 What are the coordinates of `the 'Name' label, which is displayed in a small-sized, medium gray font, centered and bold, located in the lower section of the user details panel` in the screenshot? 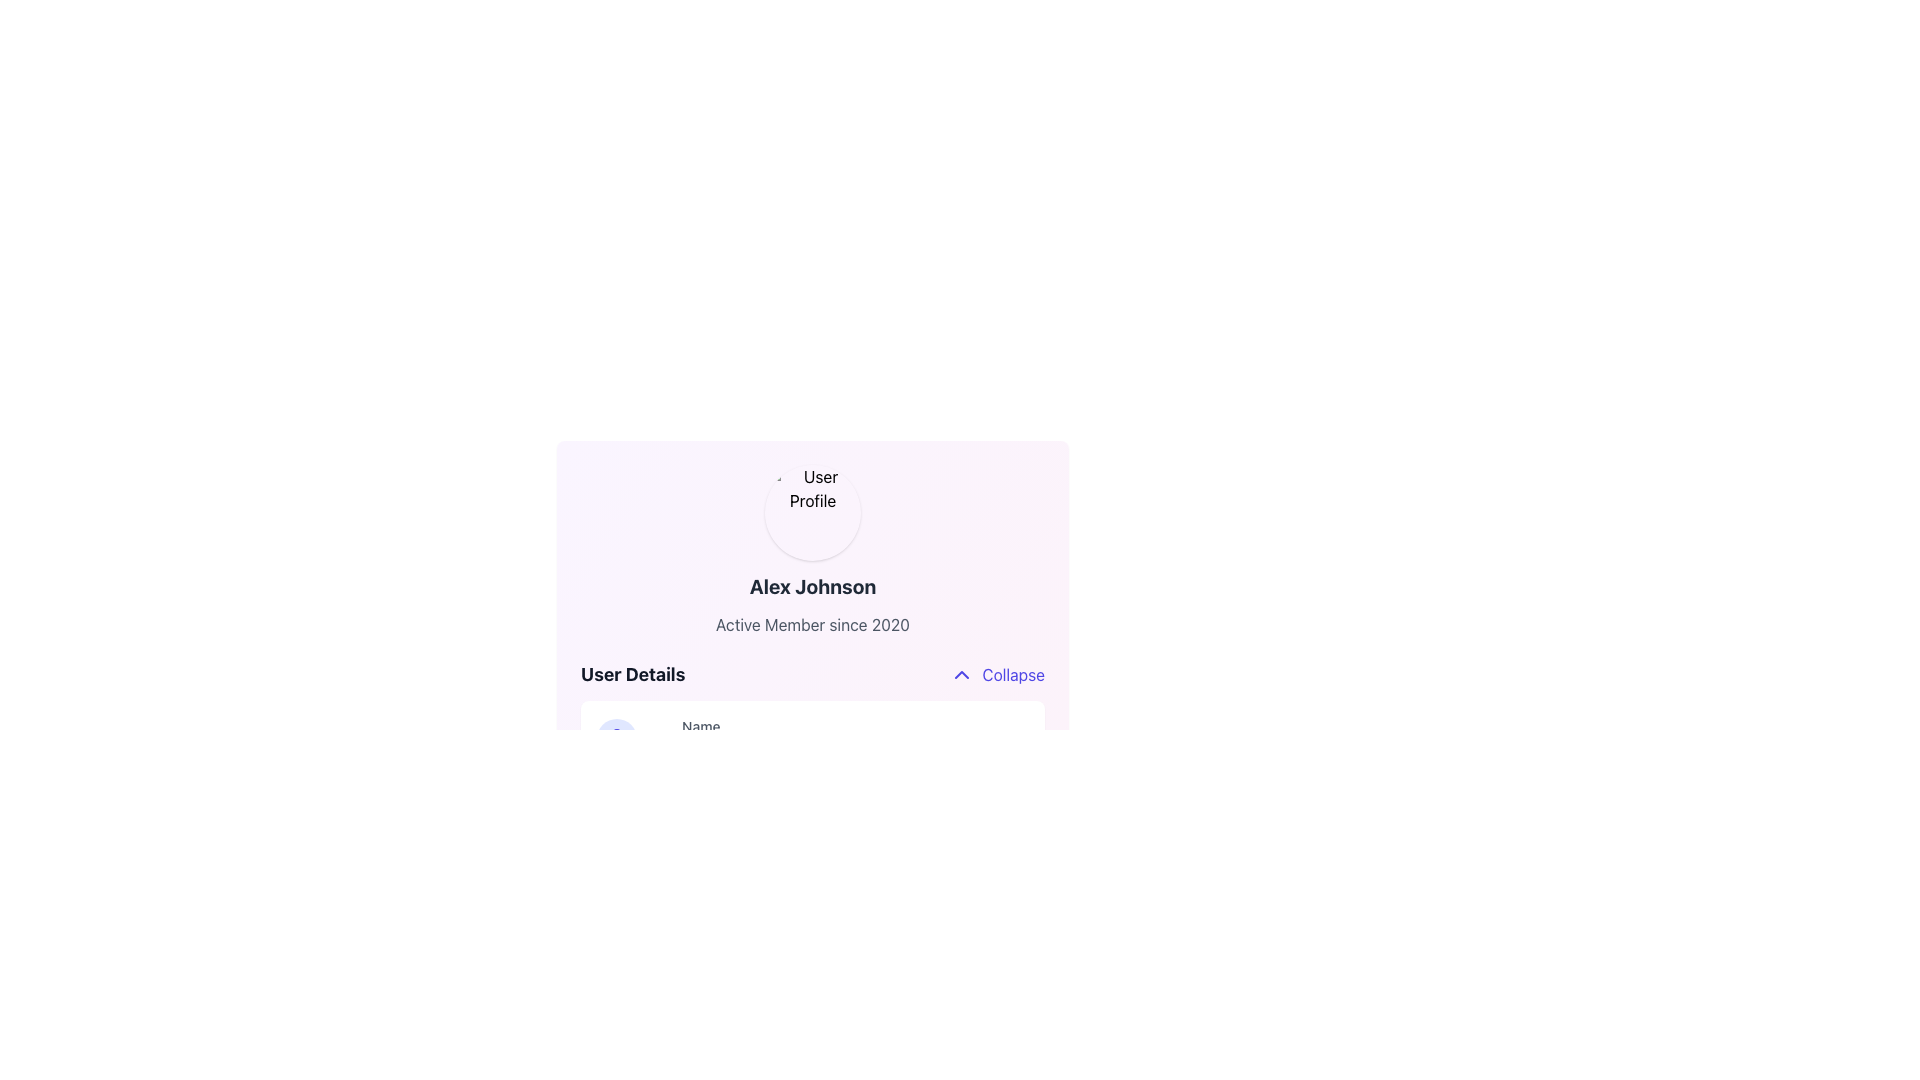 It's located at (701, 739).